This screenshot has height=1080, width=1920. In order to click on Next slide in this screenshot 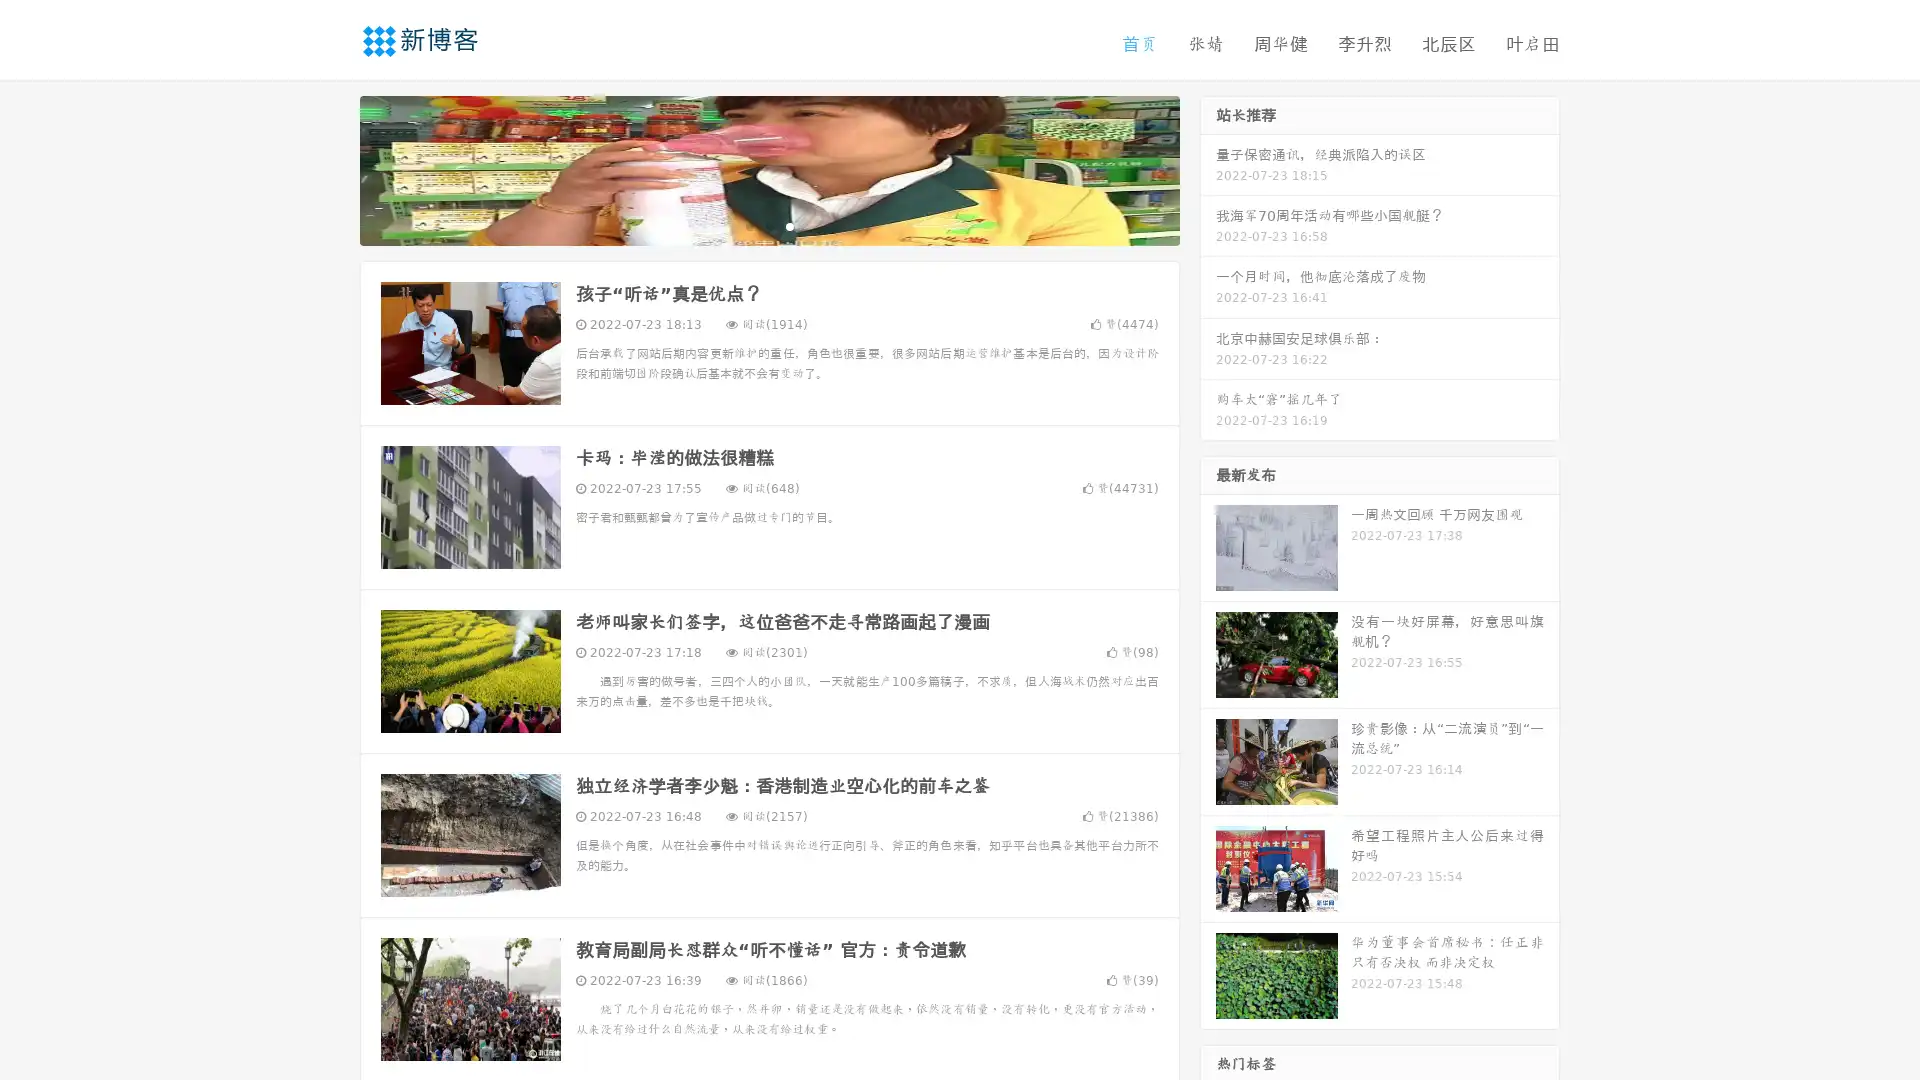, I will do `click(1208, 168)`.